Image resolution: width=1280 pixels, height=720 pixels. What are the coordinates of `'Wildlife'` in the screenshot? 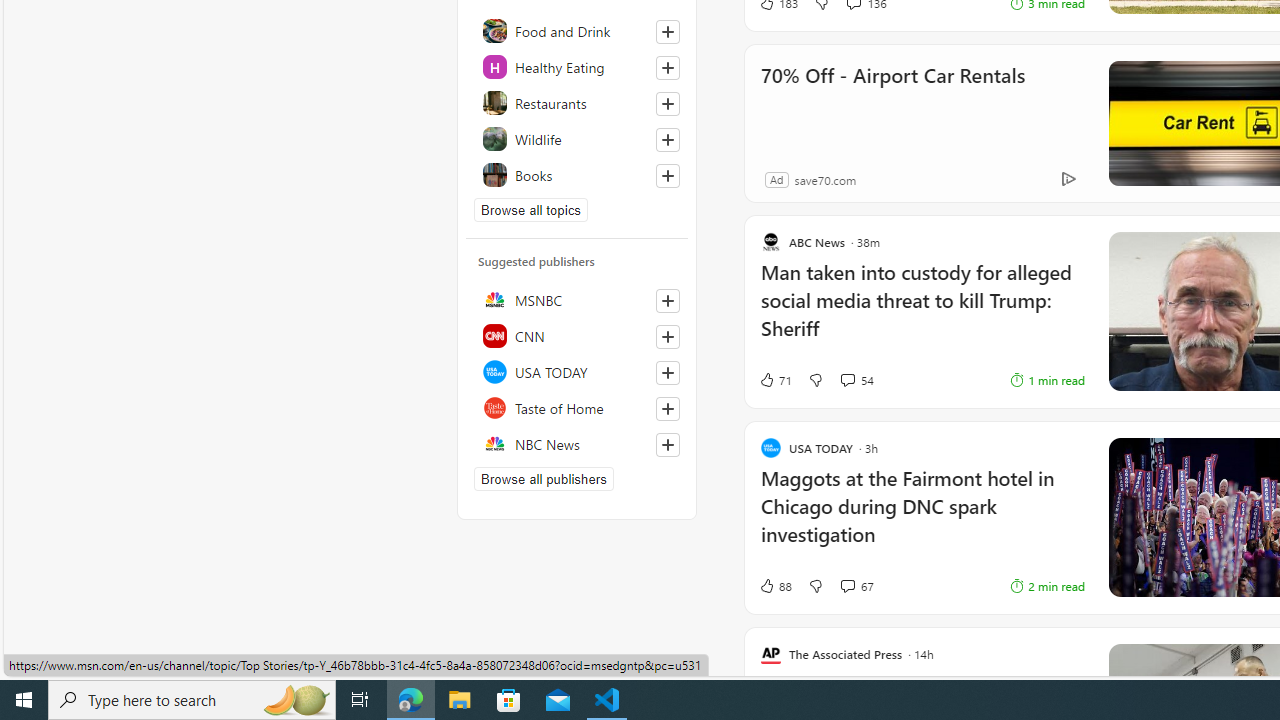 It's located at (576, 137).